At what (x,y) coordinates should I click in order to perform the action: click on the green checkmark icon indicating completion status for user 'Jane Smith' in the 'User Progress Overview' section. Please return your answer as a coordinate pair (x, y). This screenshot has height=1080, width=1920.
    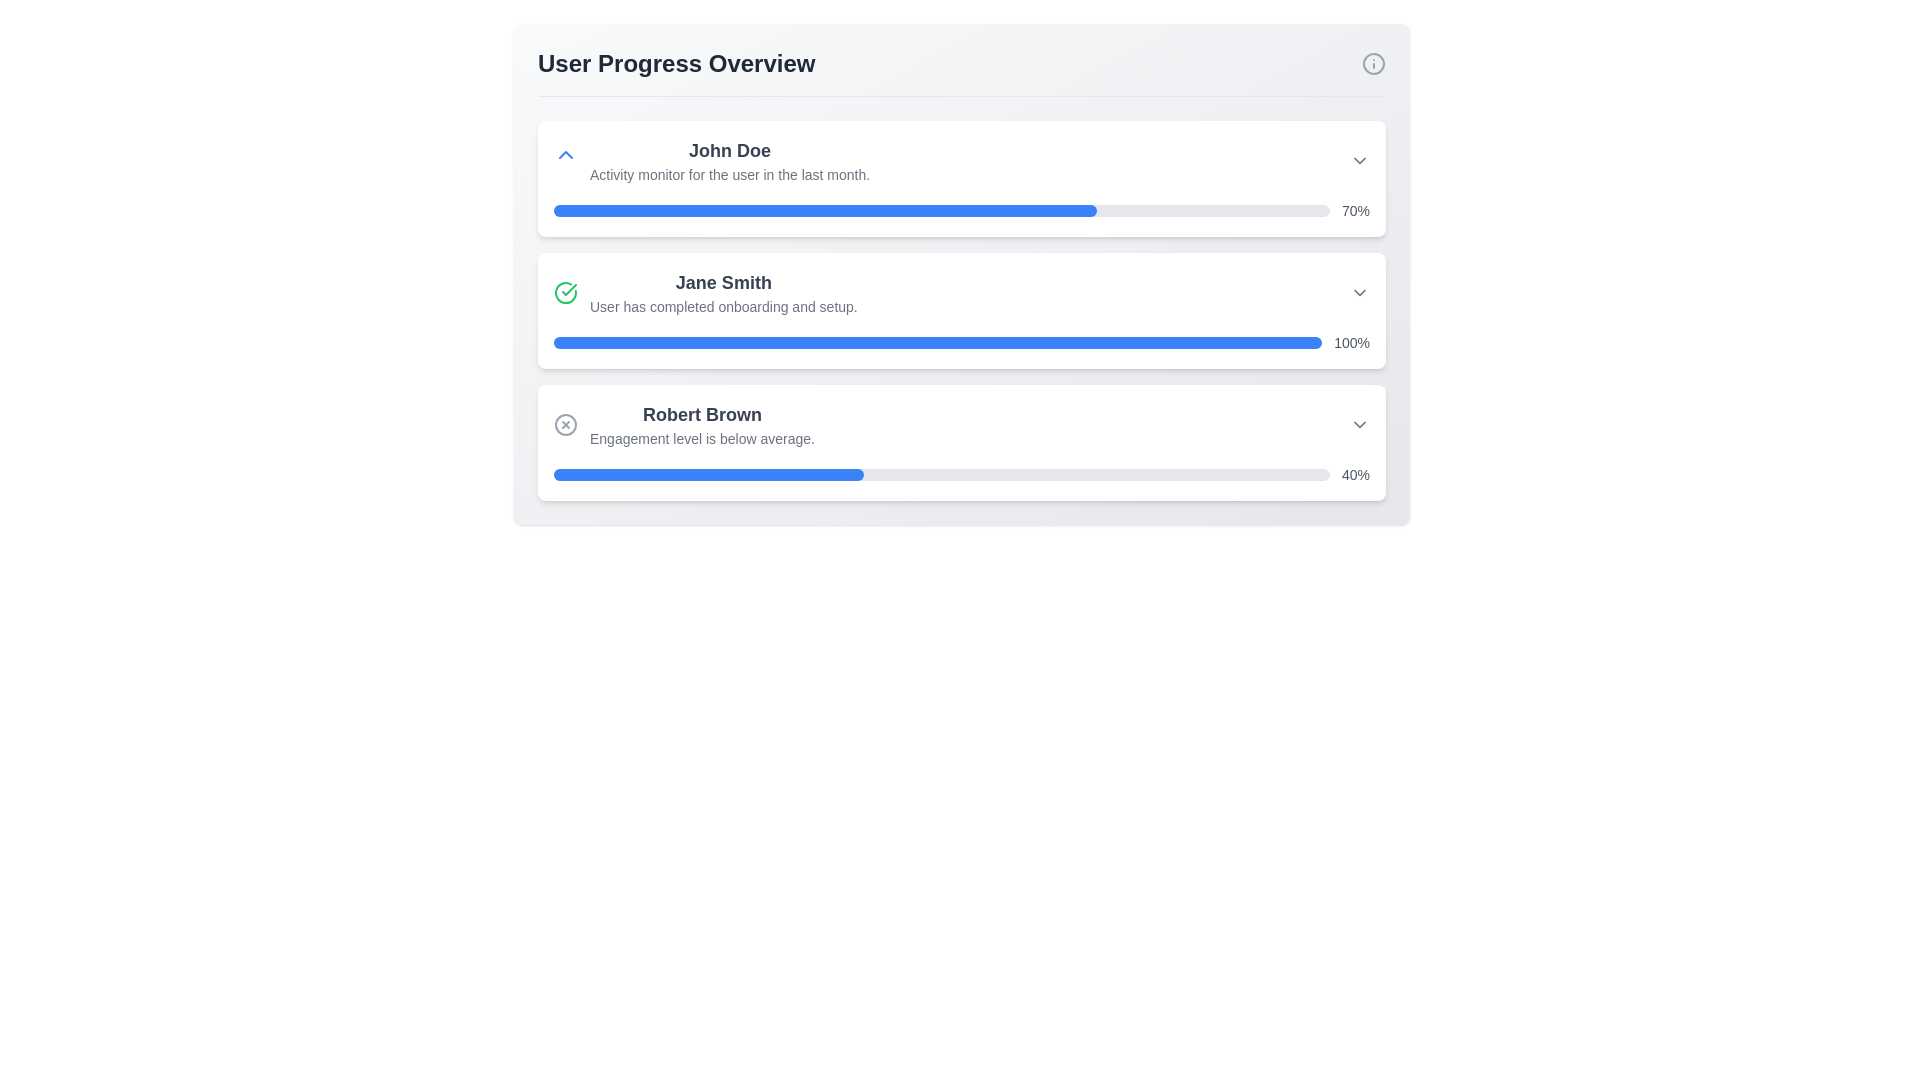
    Looking at the image, I should click on (565, 293).